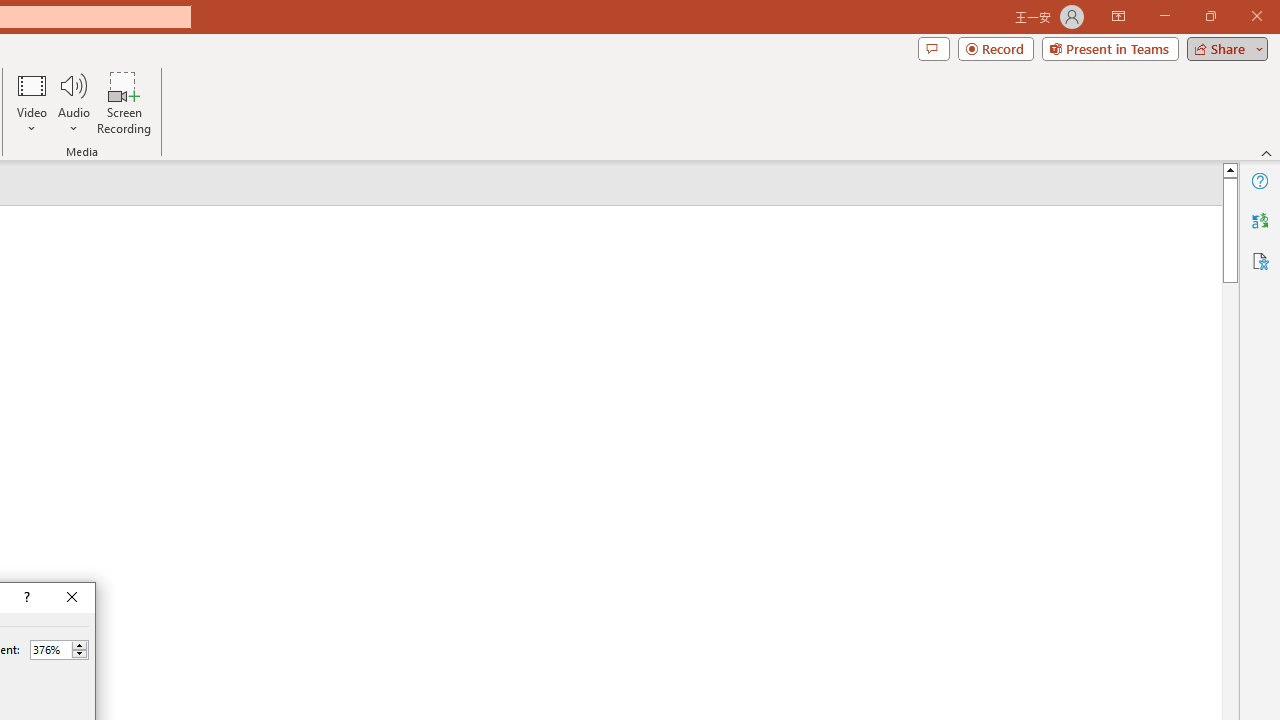  I want to click on 'Context help', so click(25, 596).